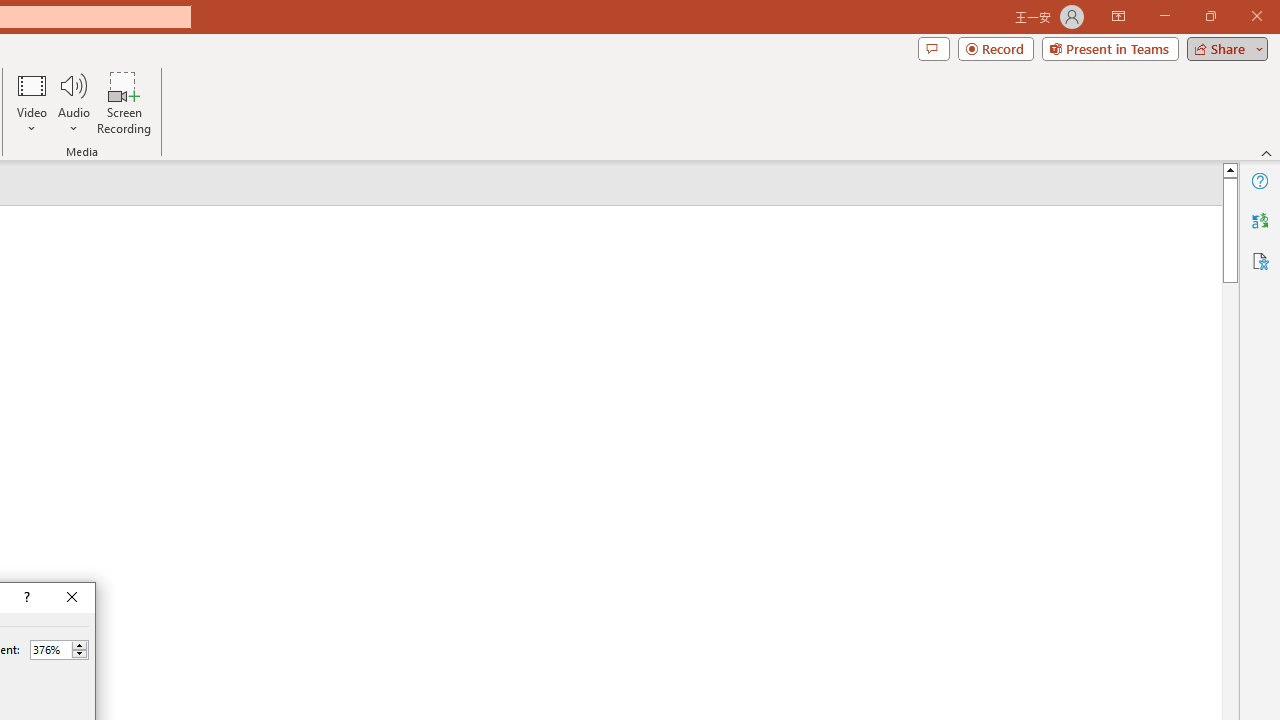  I want to click on 'Context help', so click(25, 596).